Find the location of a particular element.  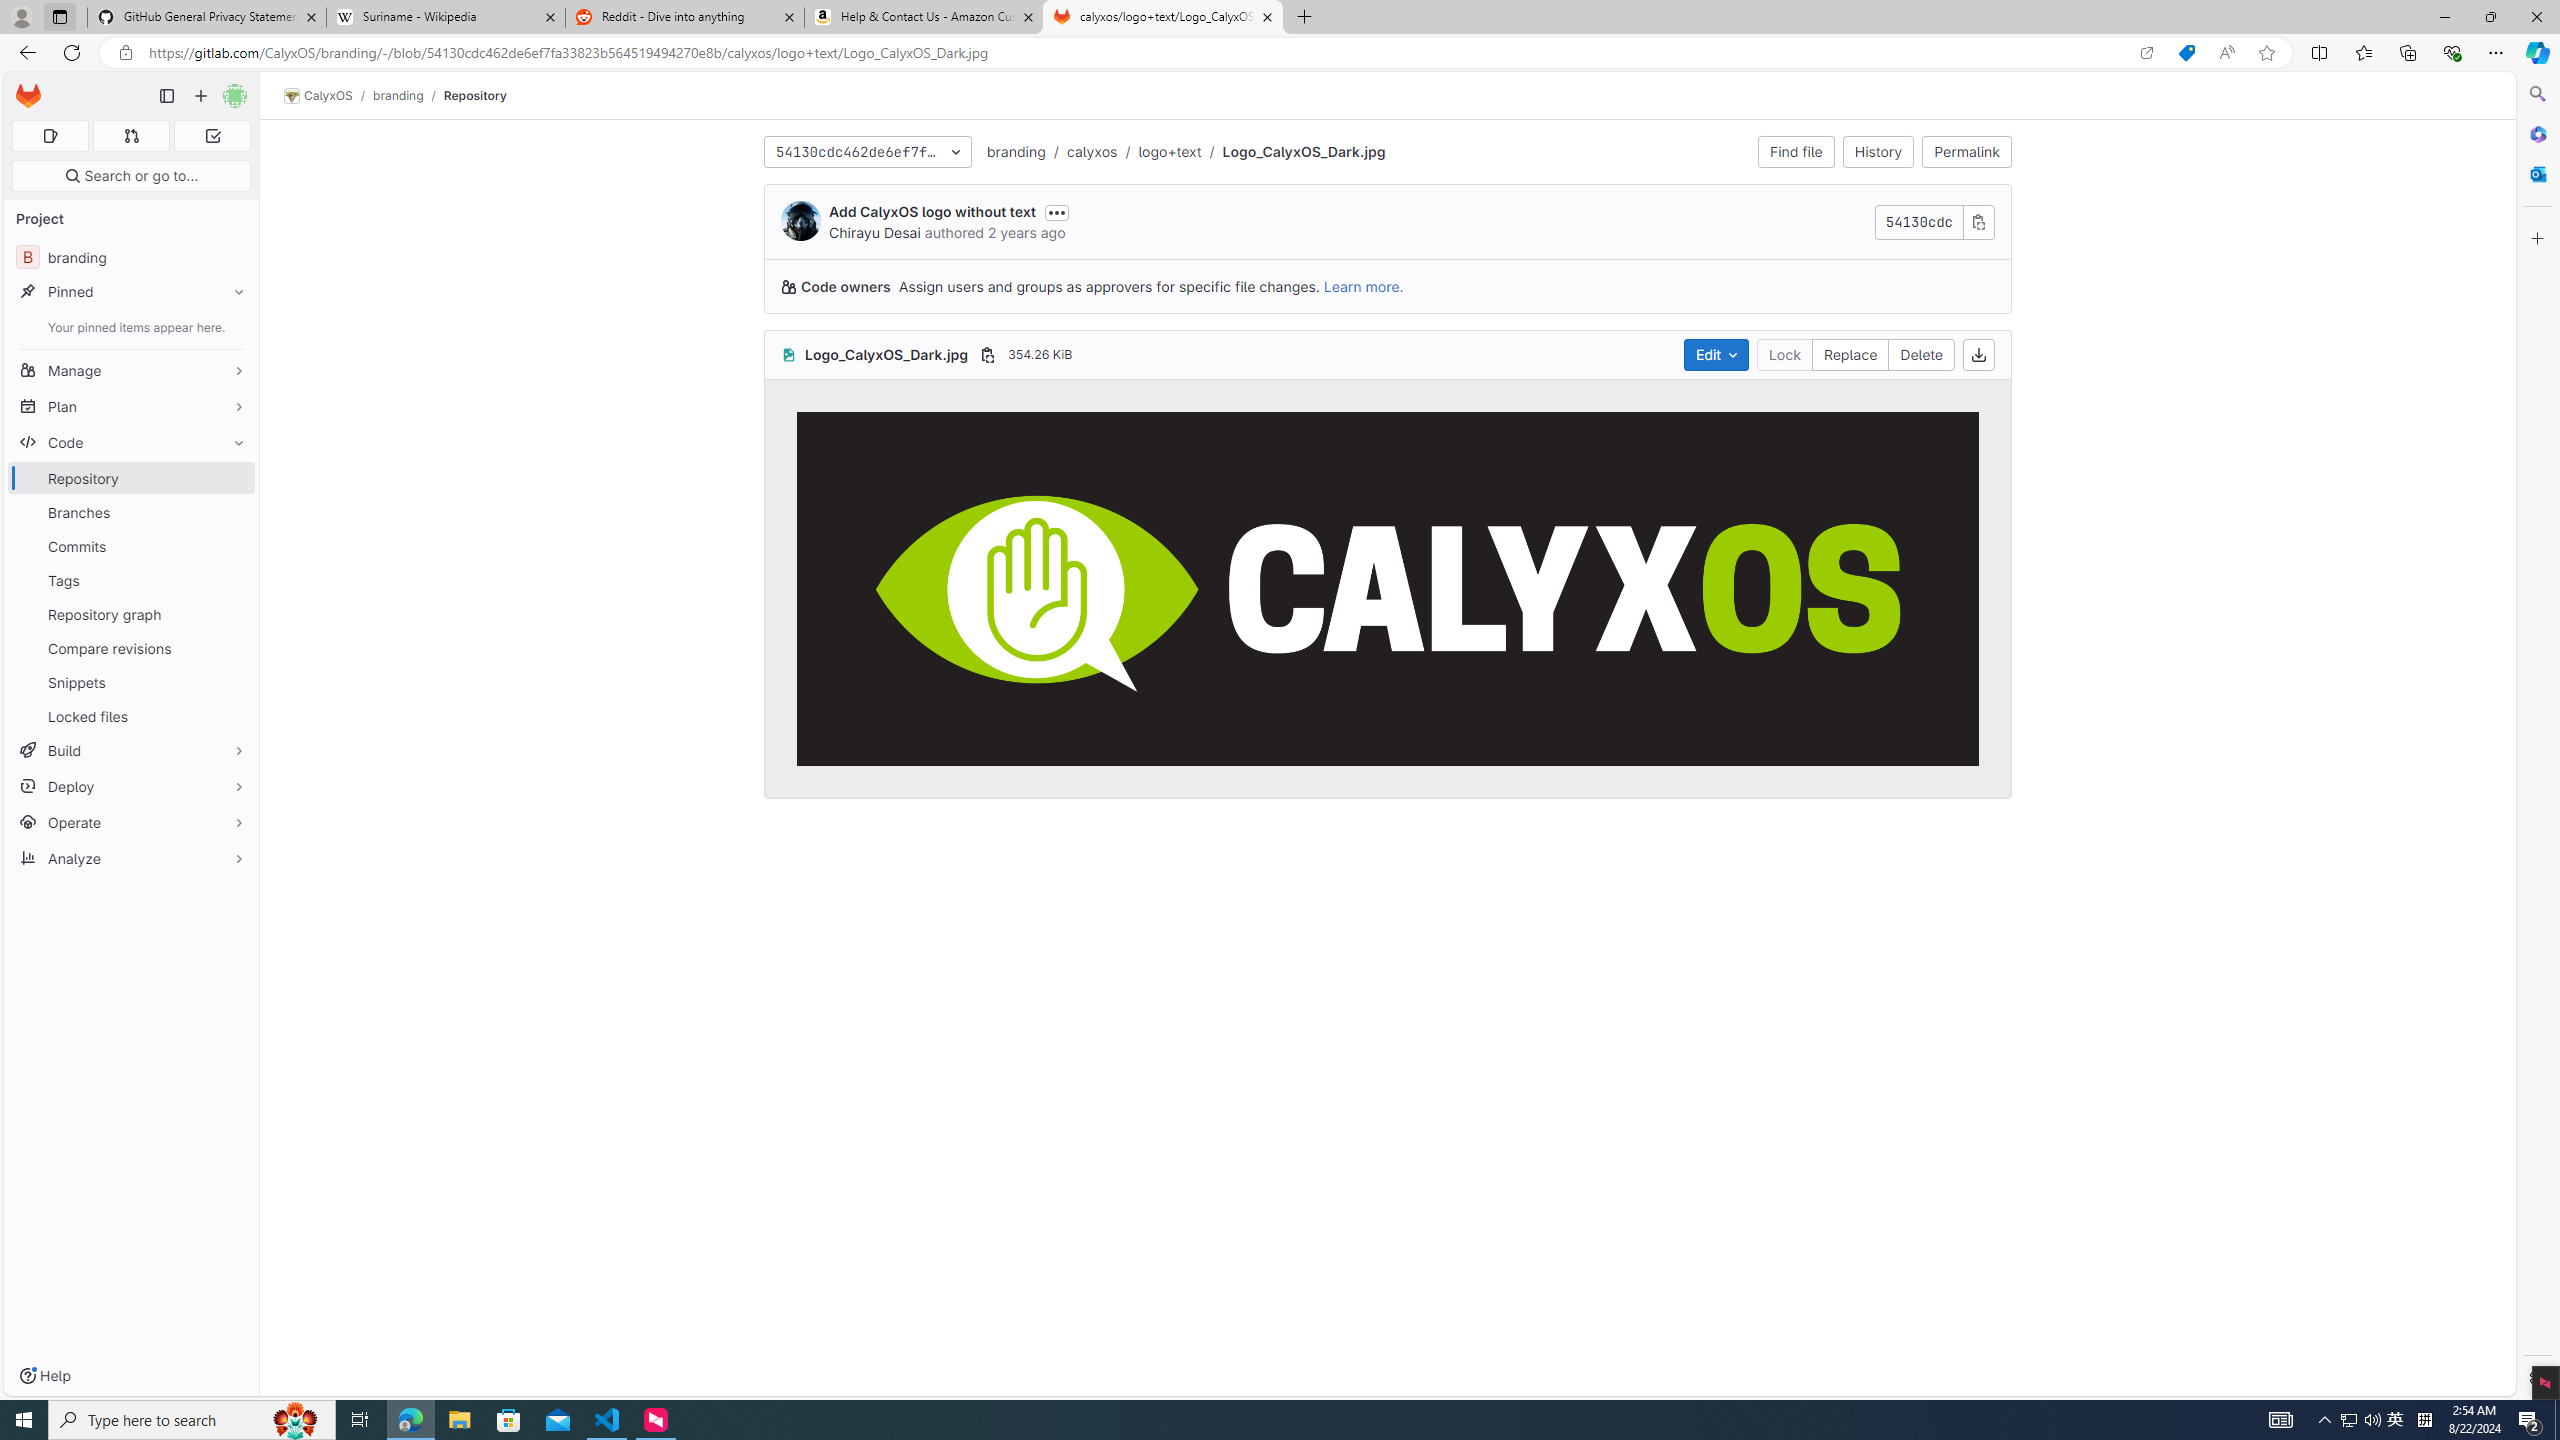

'Assigned issues 0' is located at coordinates (50, 135).